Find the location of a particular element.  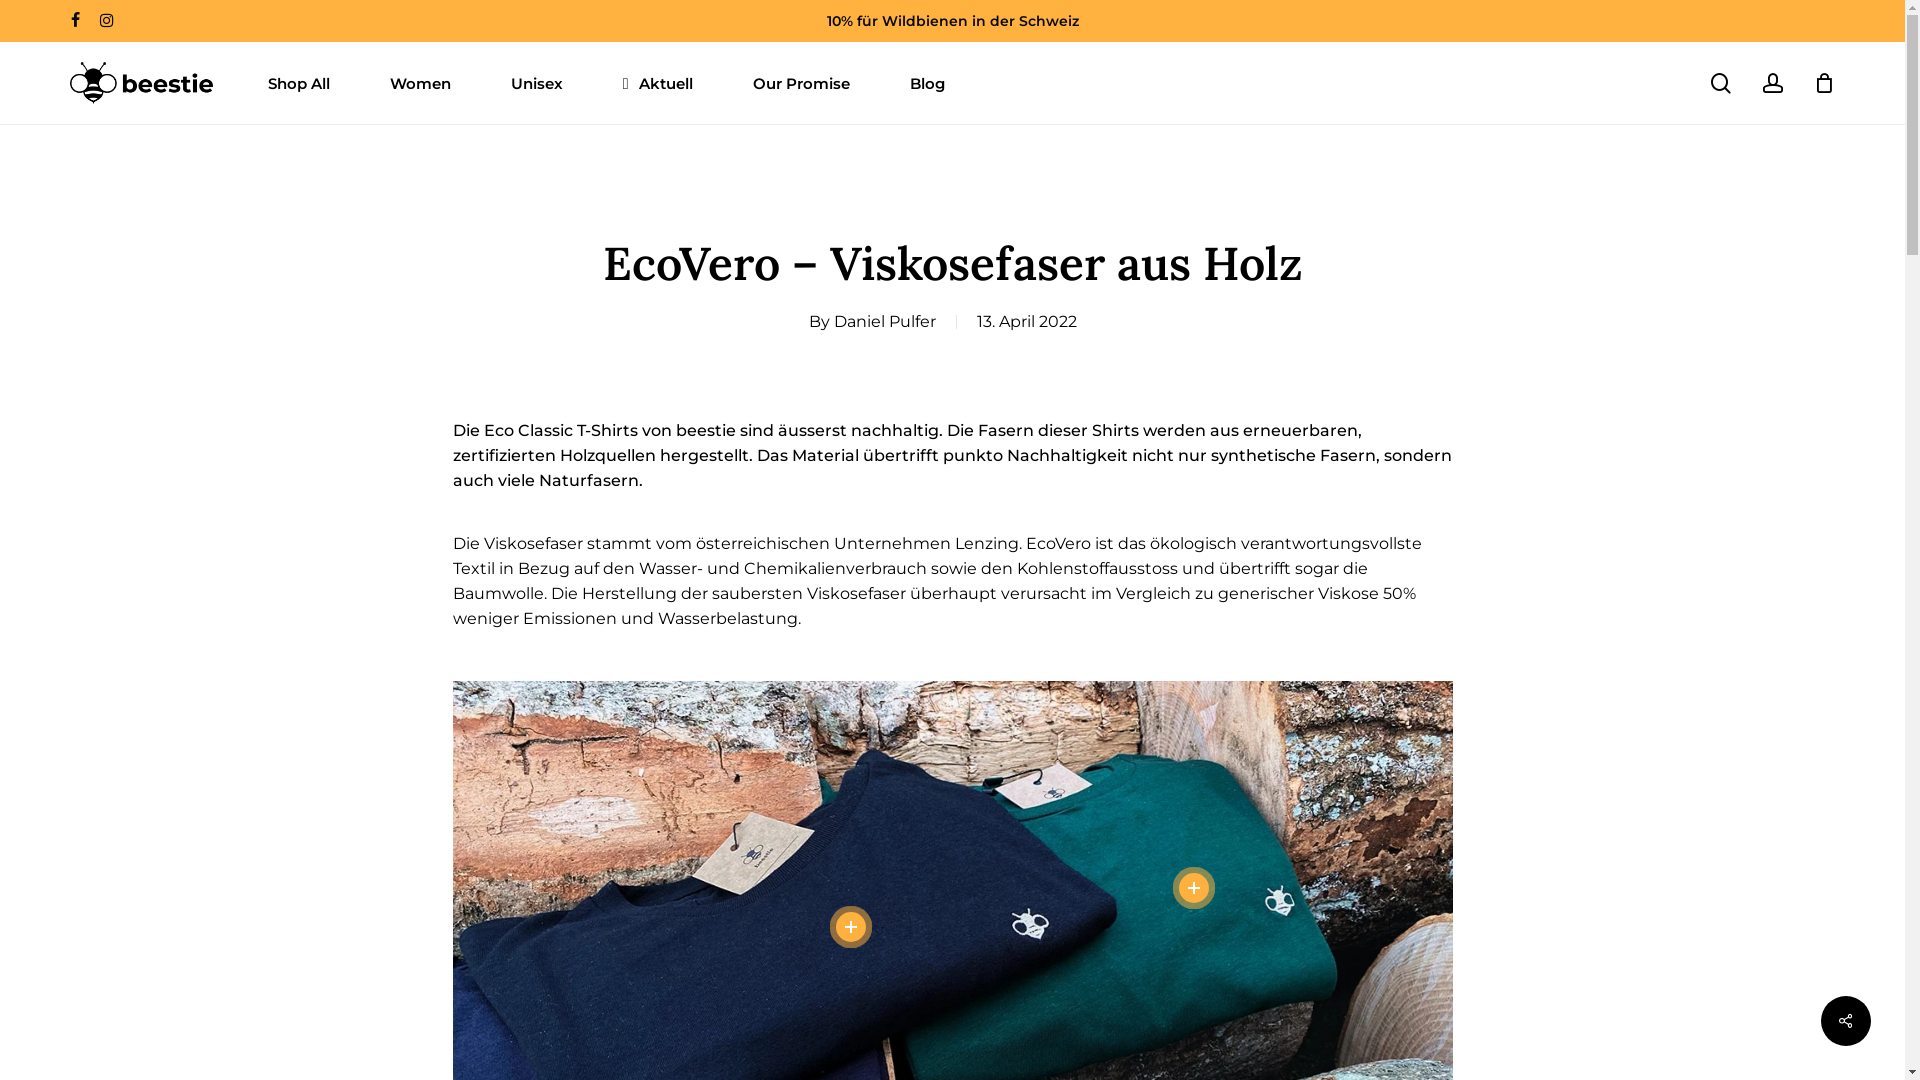

'Lenzing' is located at coordinates (985, 543).